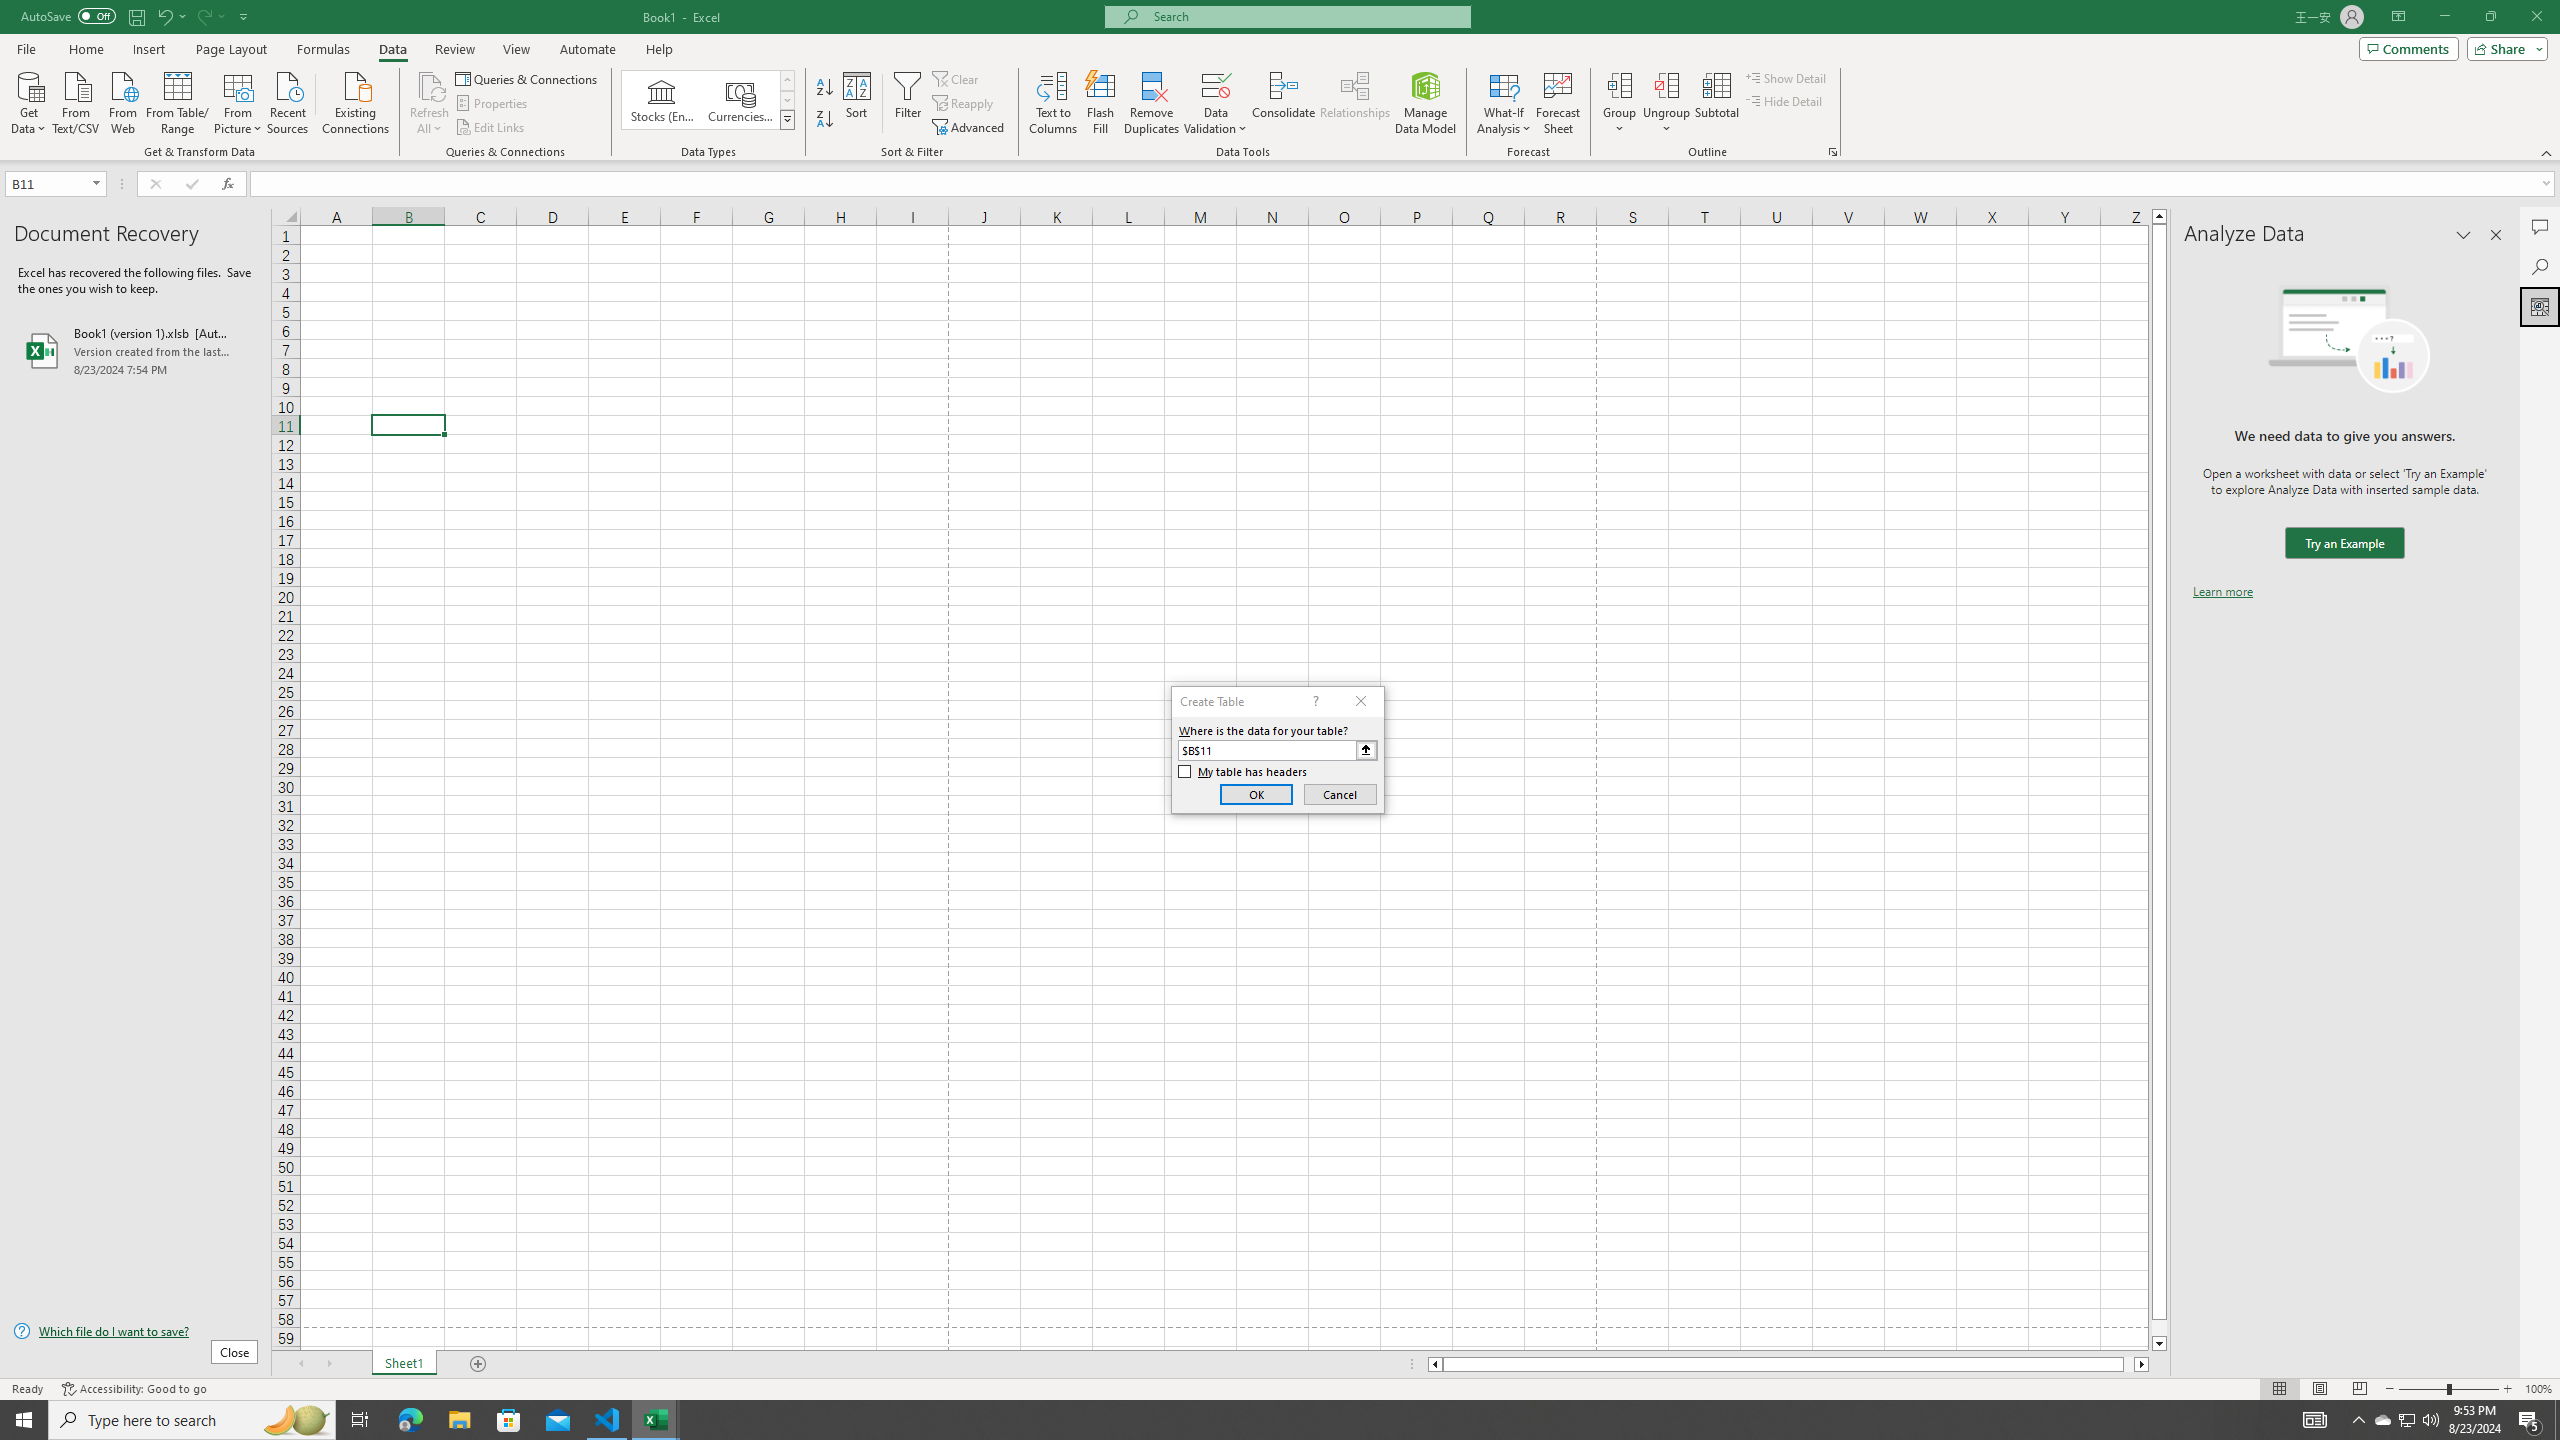  What do you see at coordinates (25, 47) in the screenshot?
I see `'File Tab'` at bounding box center [25, 47].